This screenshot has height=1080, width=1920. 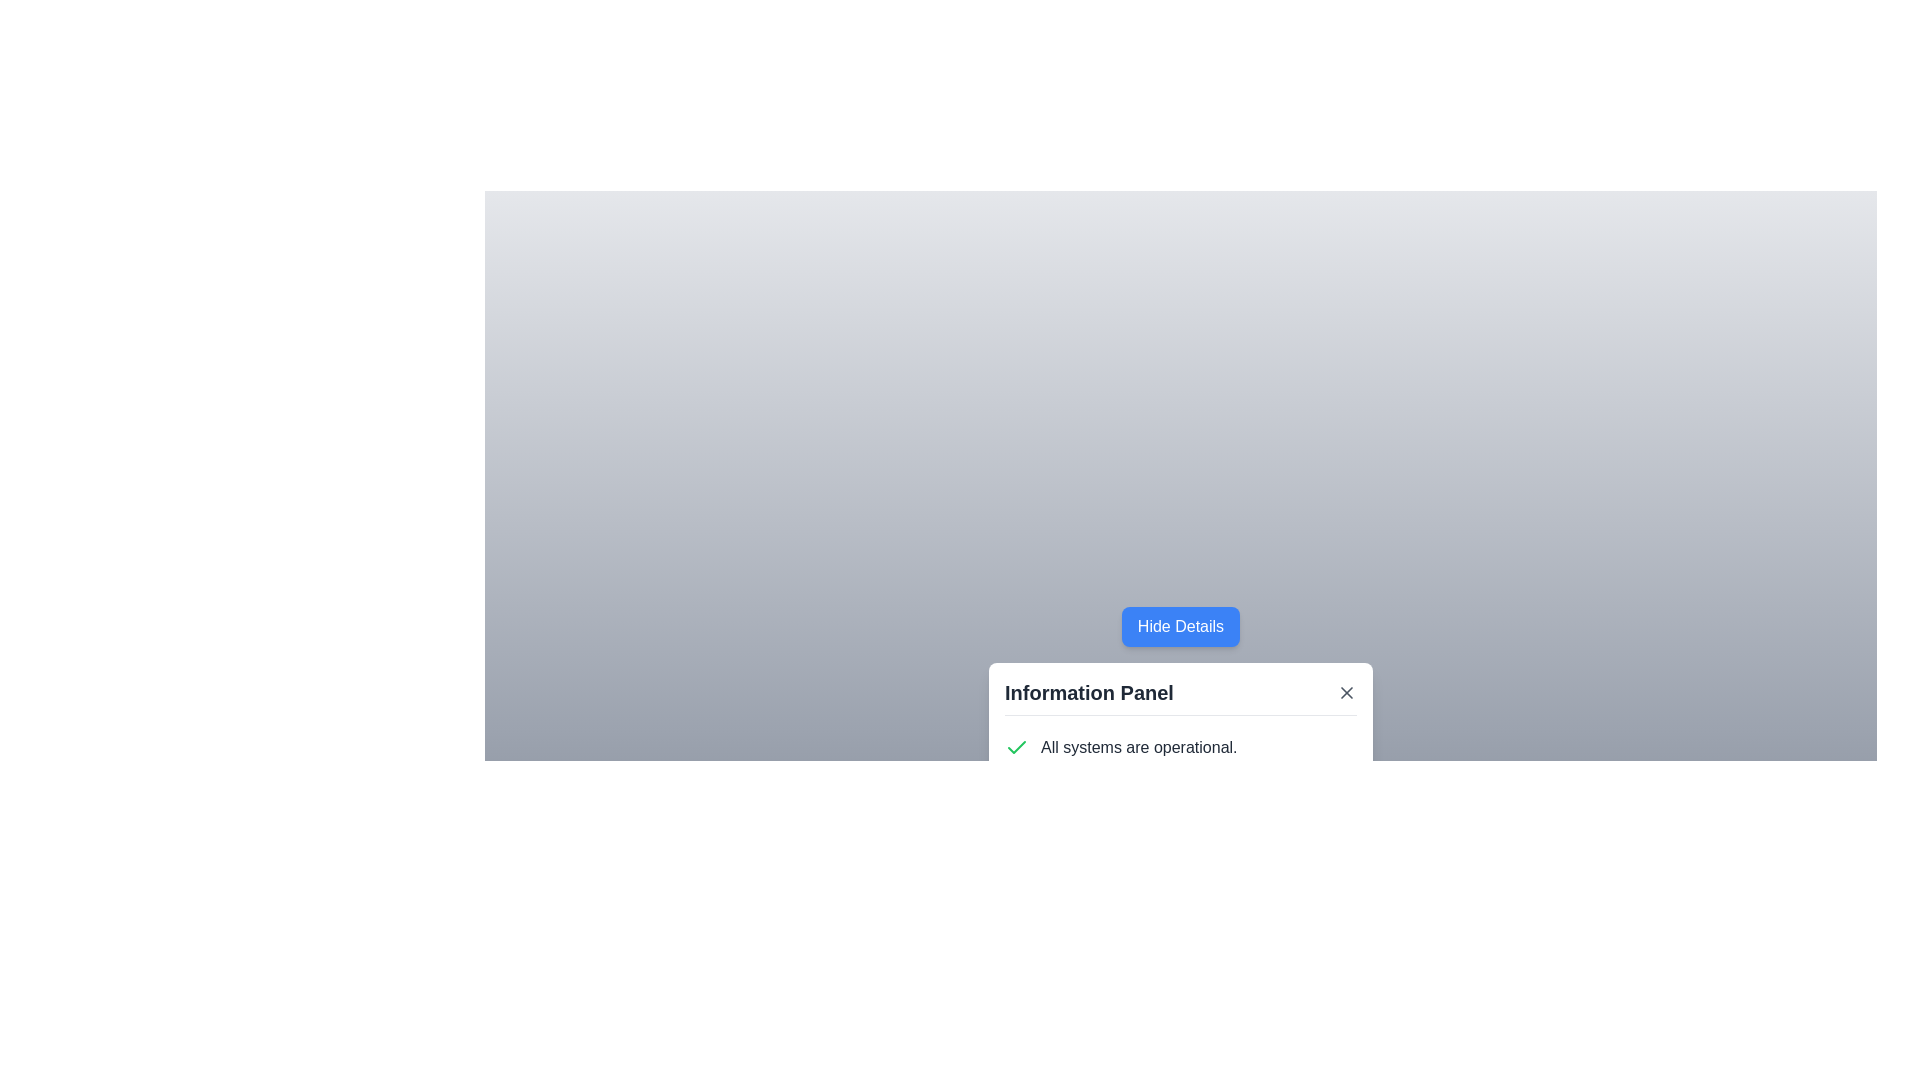 What do you see at coordinates (1017, 747) in the screenshot?
I see `the Checkmark icon located to the far left of the text 'All systems are operational.'` at bounding box center [1017, 747].